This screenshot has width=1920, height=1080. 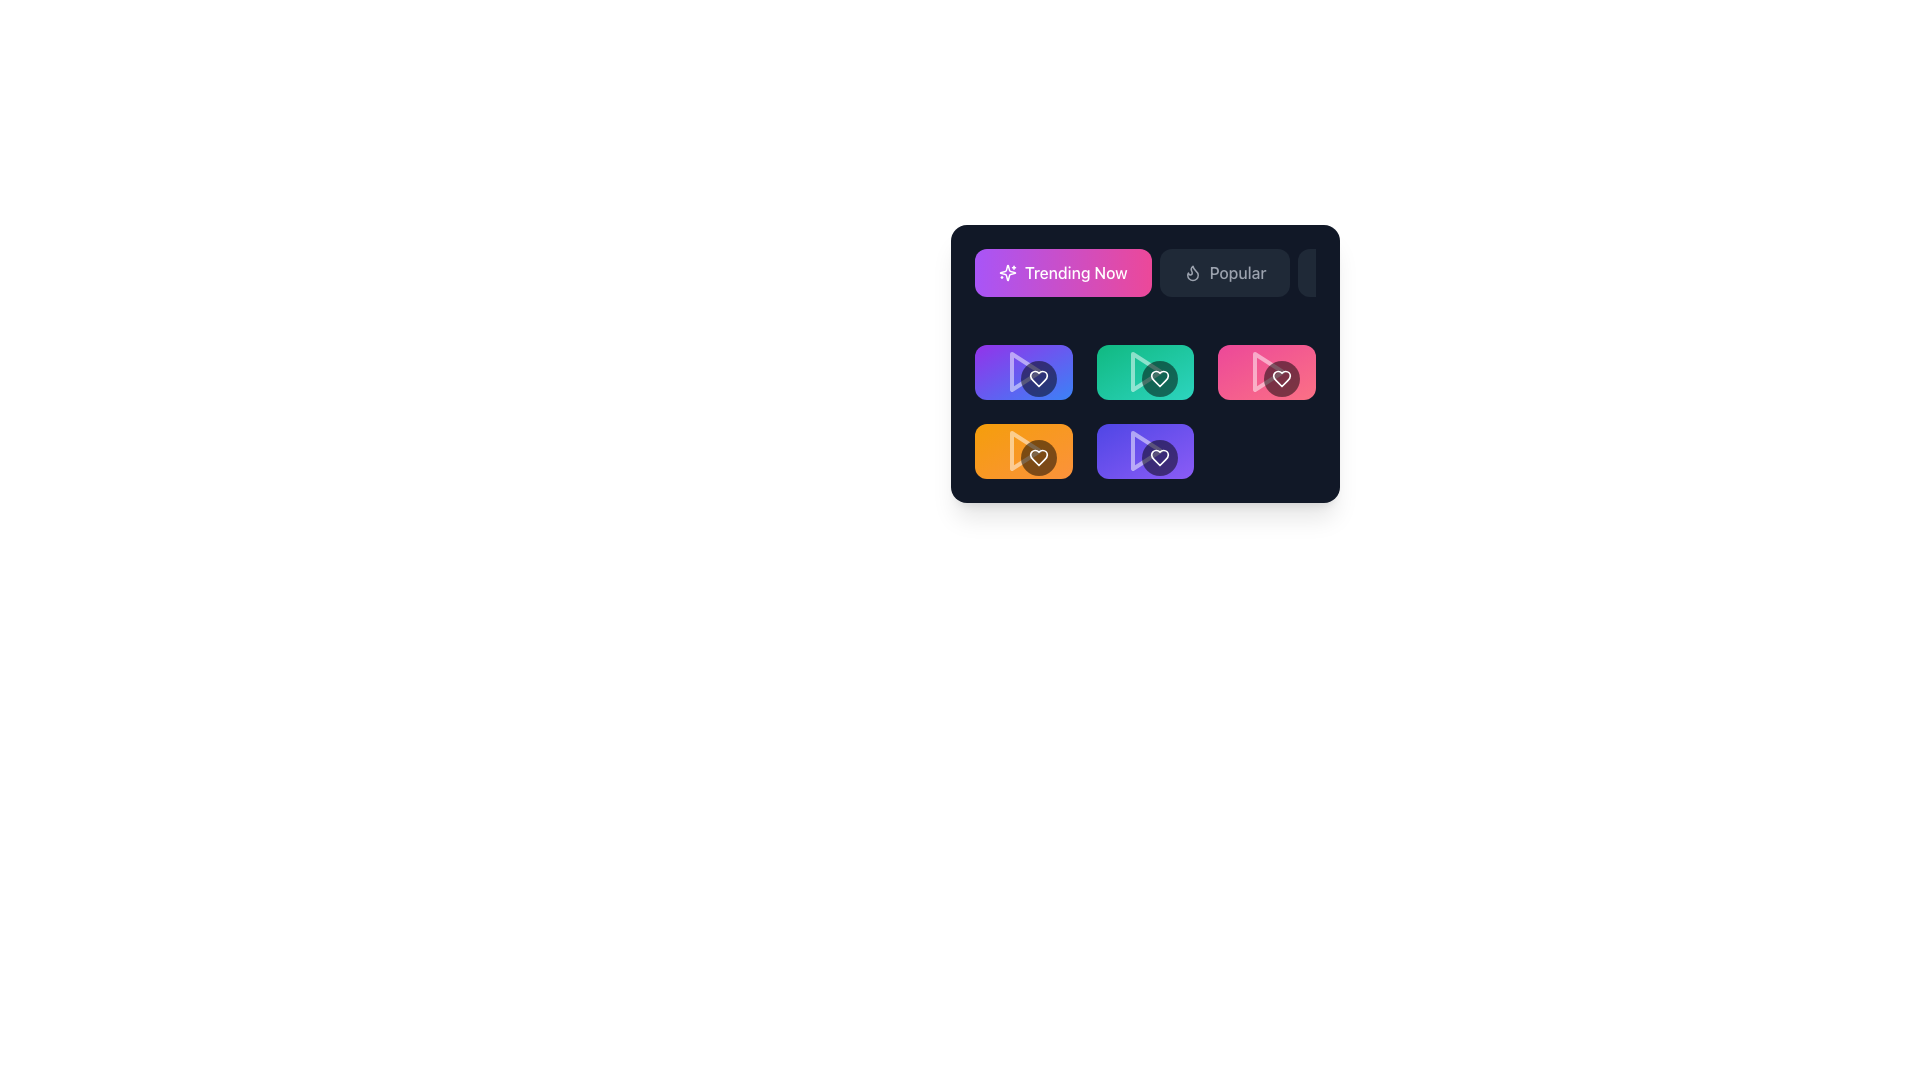 I want to click on the visual appearance of the outlined thumbs-up SVG graphical icon located at the center of the interface, so click(x=1136, y=441).